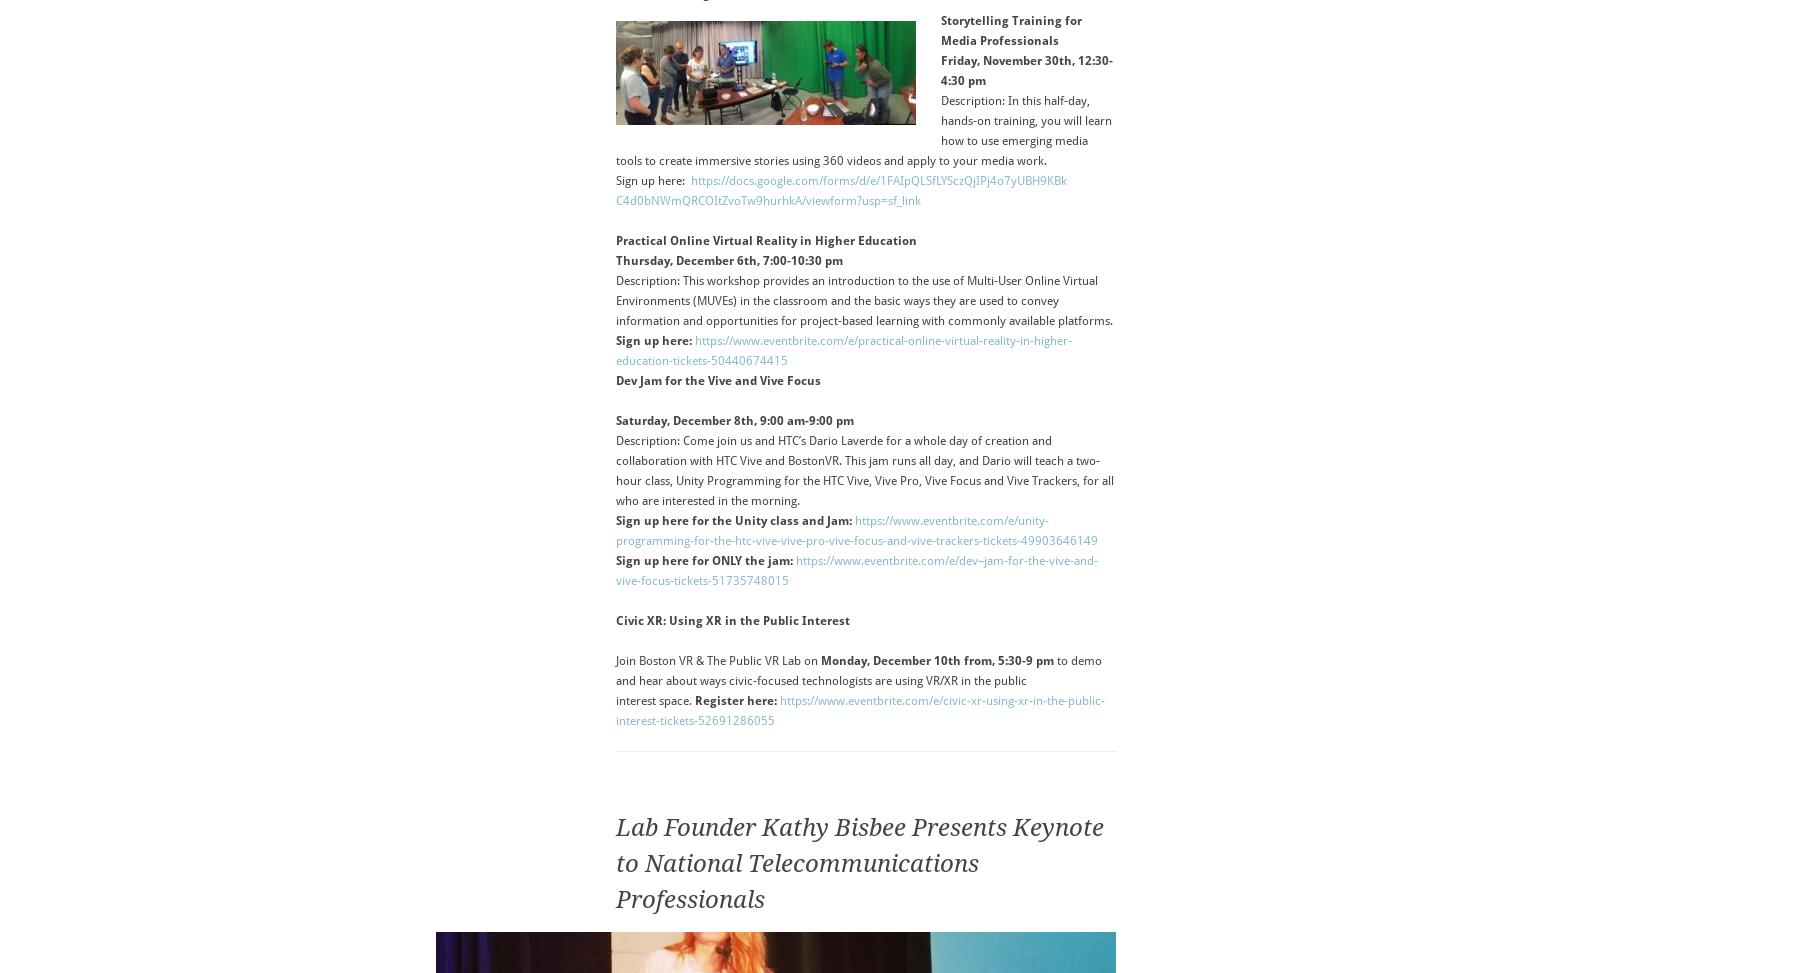 This screenshot has height=973, width=1811. Describe the element at coordinates (740, 380) in the screenshot. I see `'for the Vive and Vive Focus'` at that location.